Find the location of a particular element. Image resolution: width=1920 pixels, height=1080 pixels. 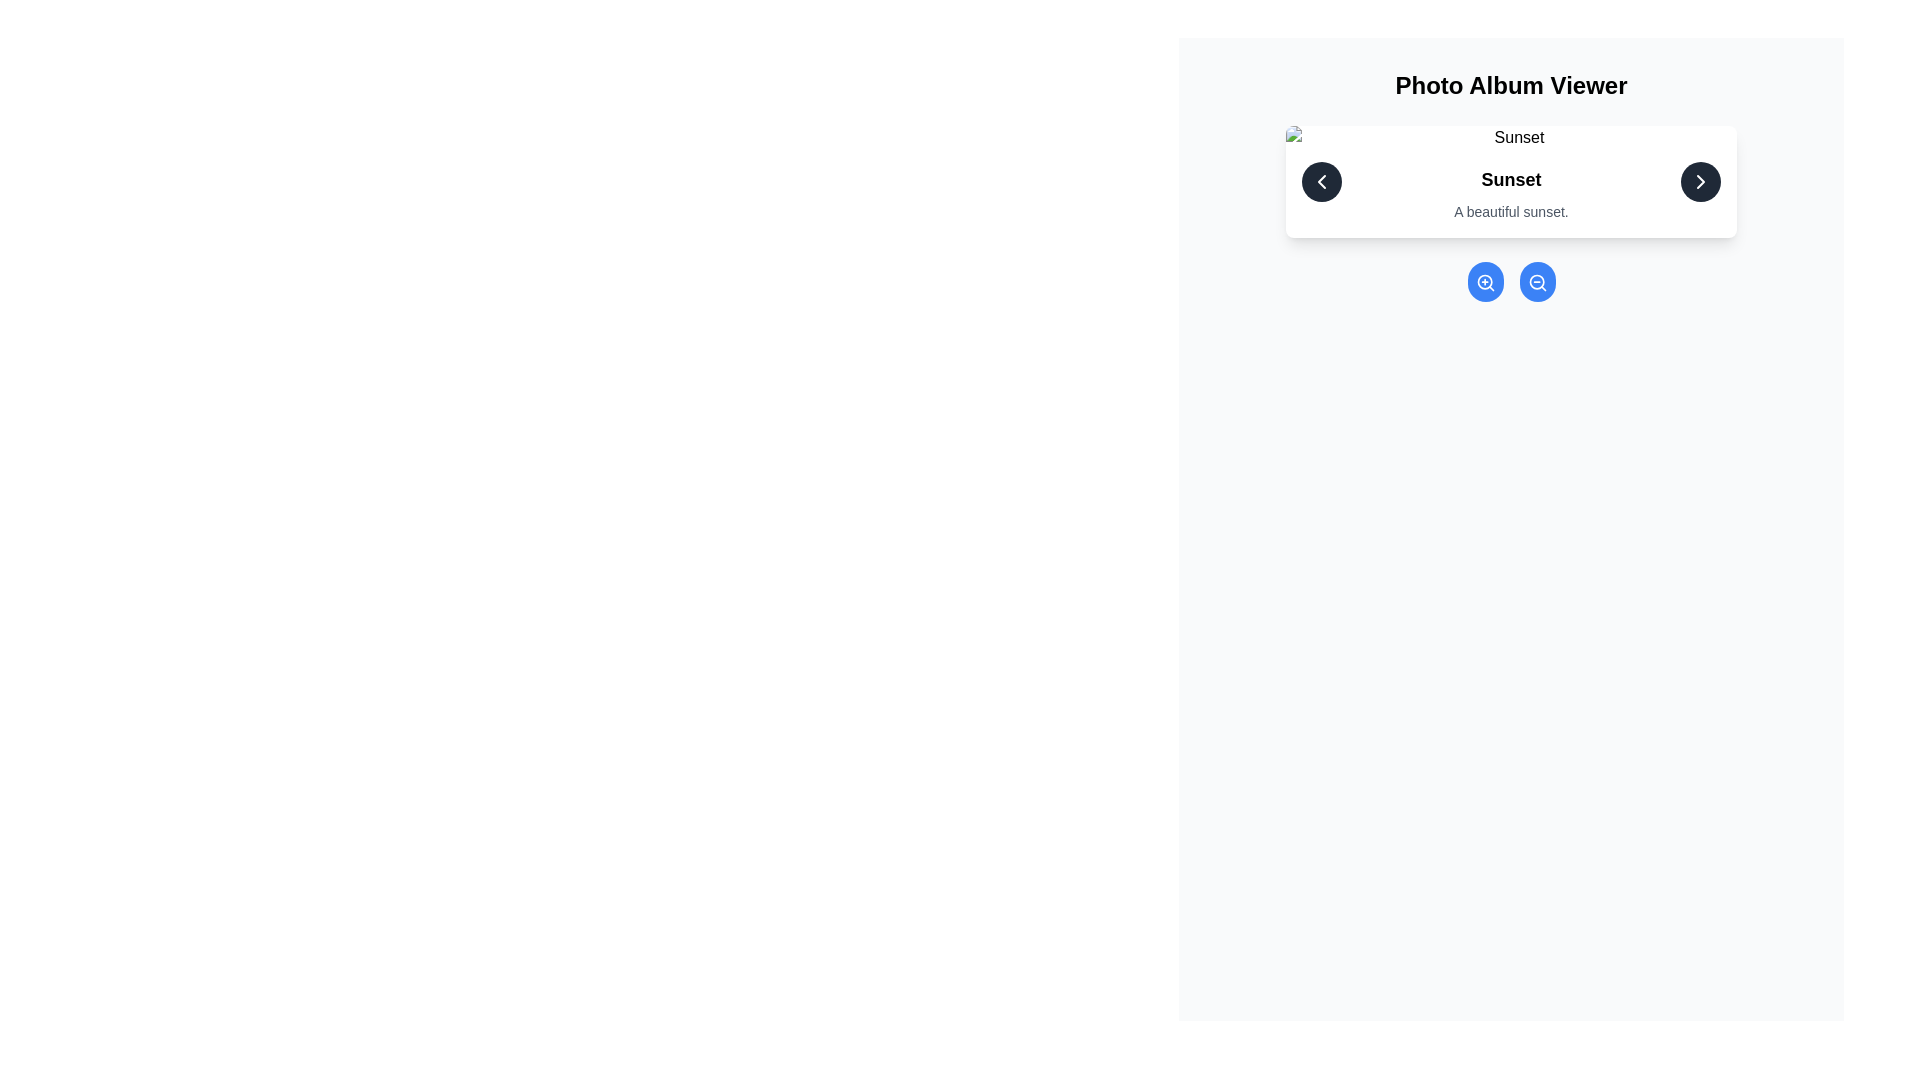

the right circular navigation button with a chevron icon and trigger navigation by simulating an Enter key press is located at coordinates (1699, 181).